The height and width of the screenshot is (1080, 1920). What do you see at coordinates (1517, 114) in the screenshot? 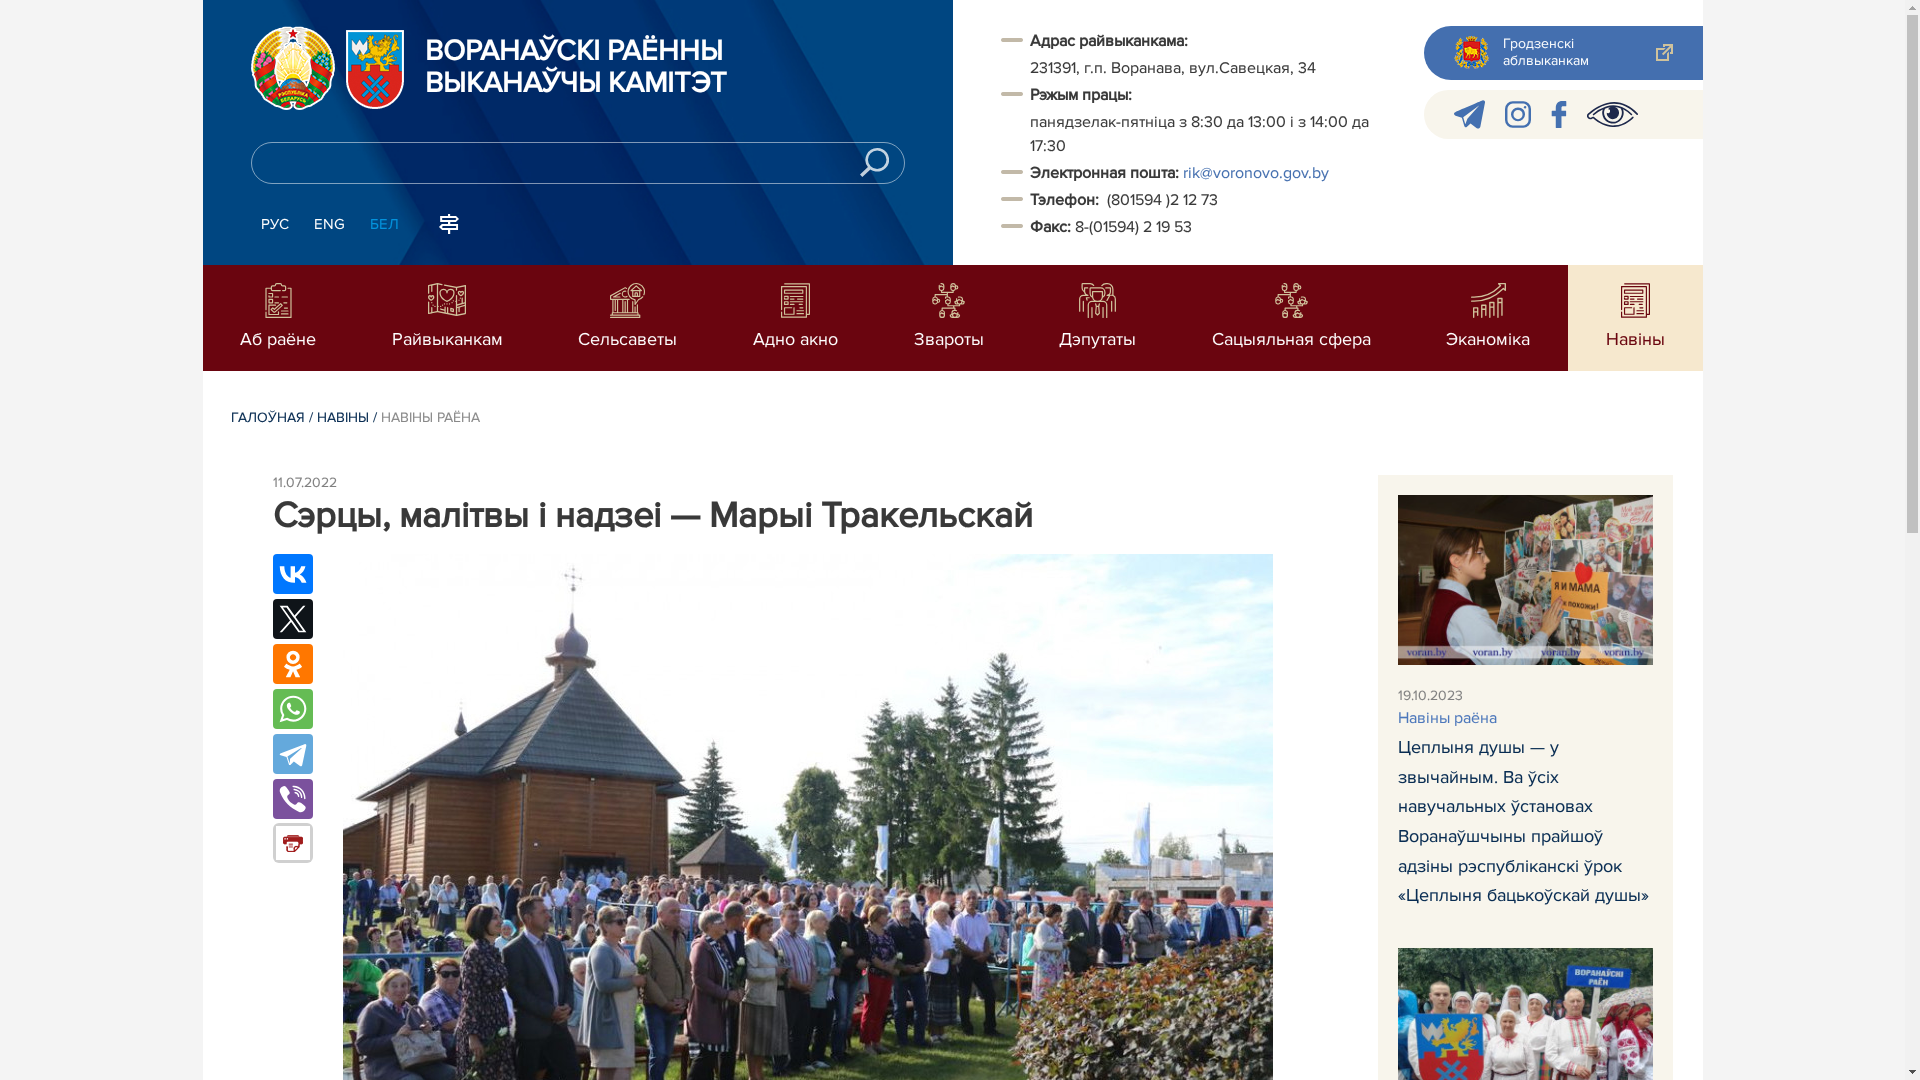
I see `'instagram'` at bounding box center [1517, 114].